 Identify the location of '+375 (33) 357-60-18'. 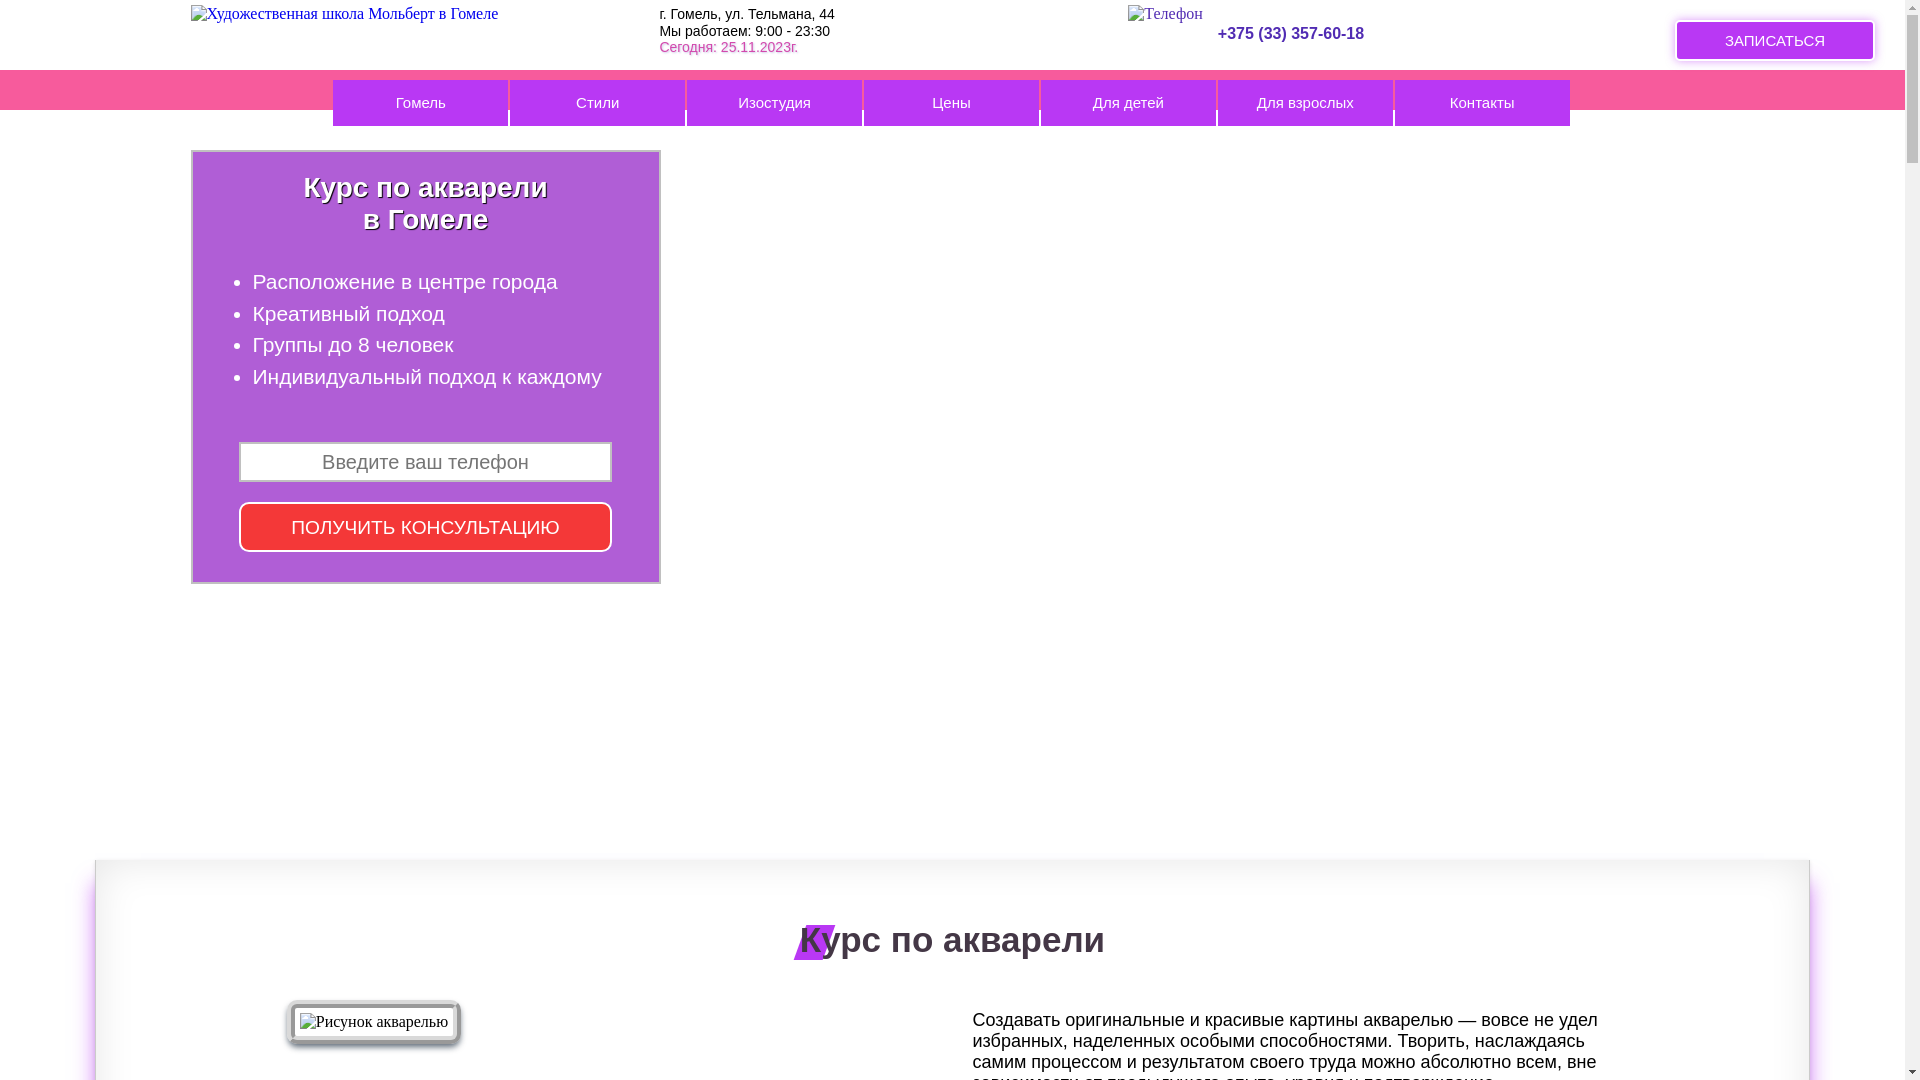
(1283, 23).